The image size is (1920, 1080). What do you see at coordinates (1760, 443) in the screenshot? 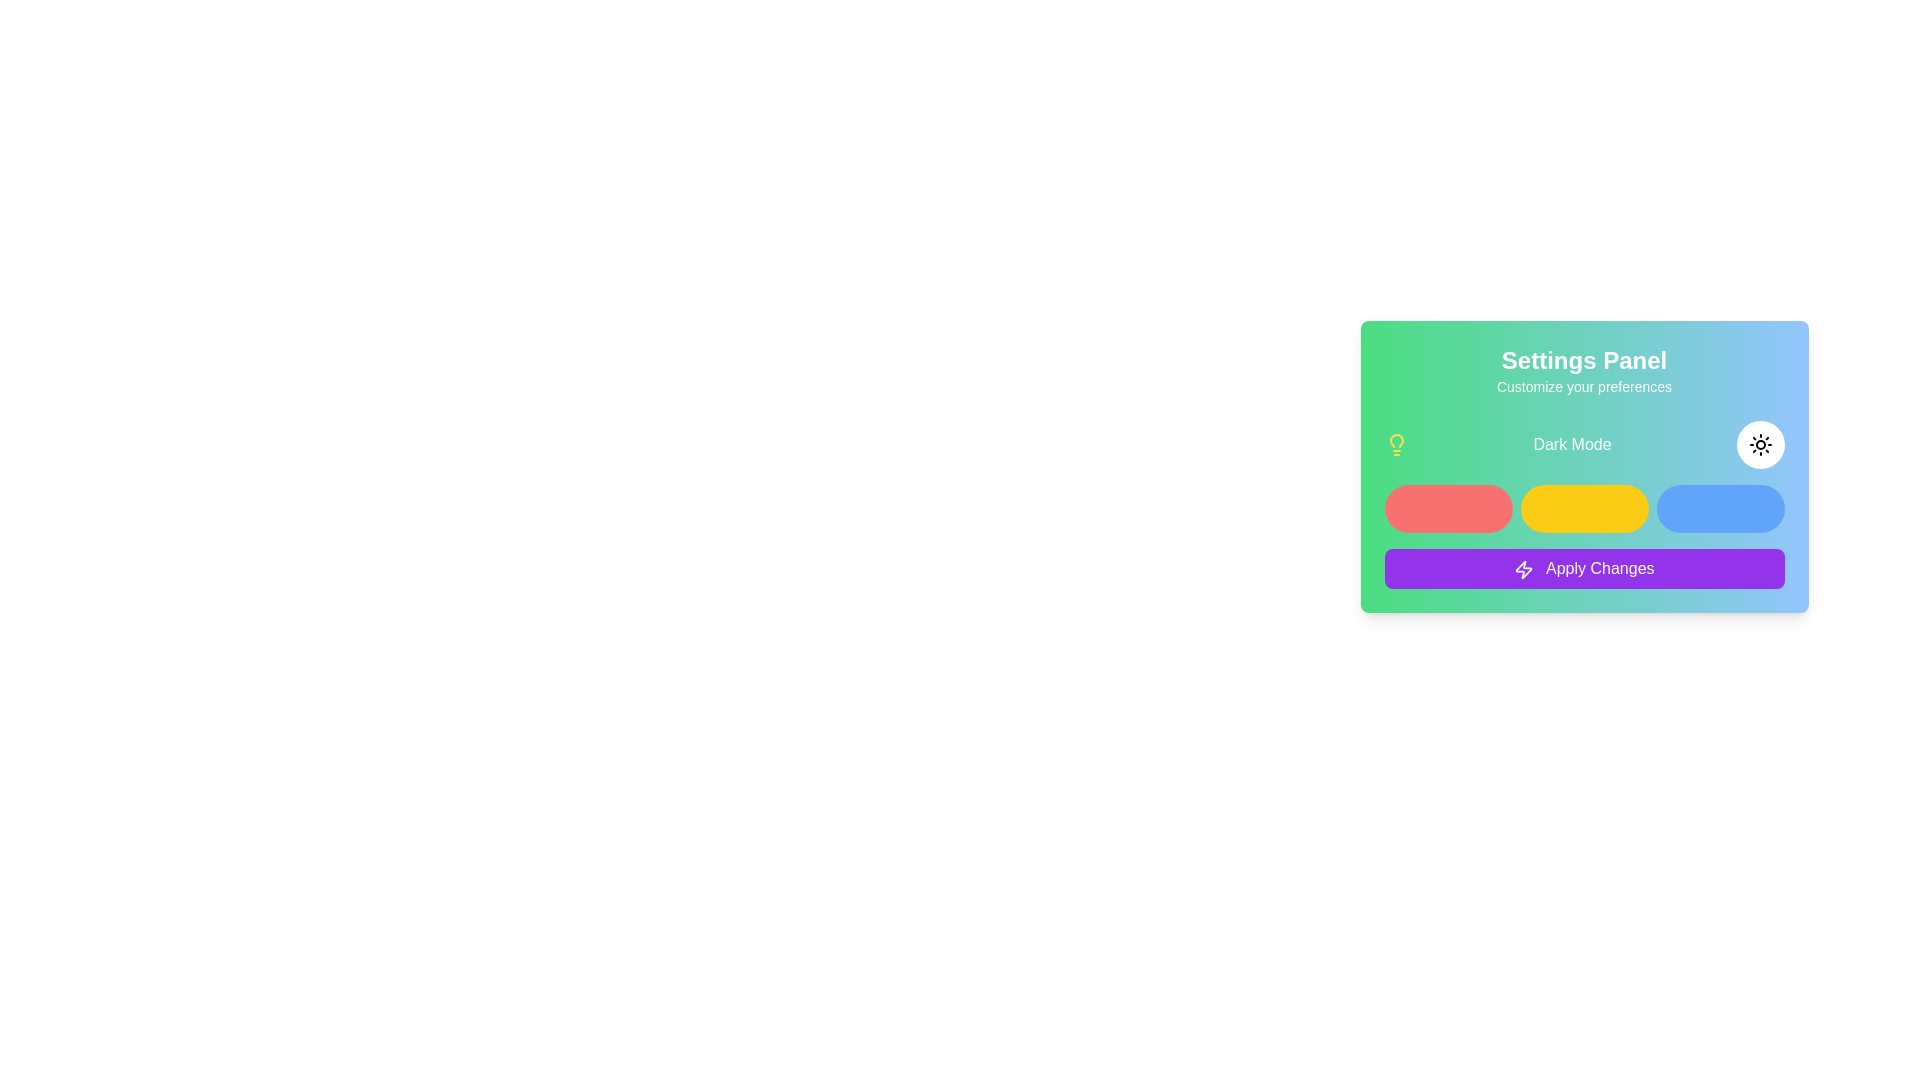
I see `the 'Light Mode' toggle icon located in the top-right corner of the settings panel, which is represented by a circular white button with a black border` at bounding box center [1760, 443].